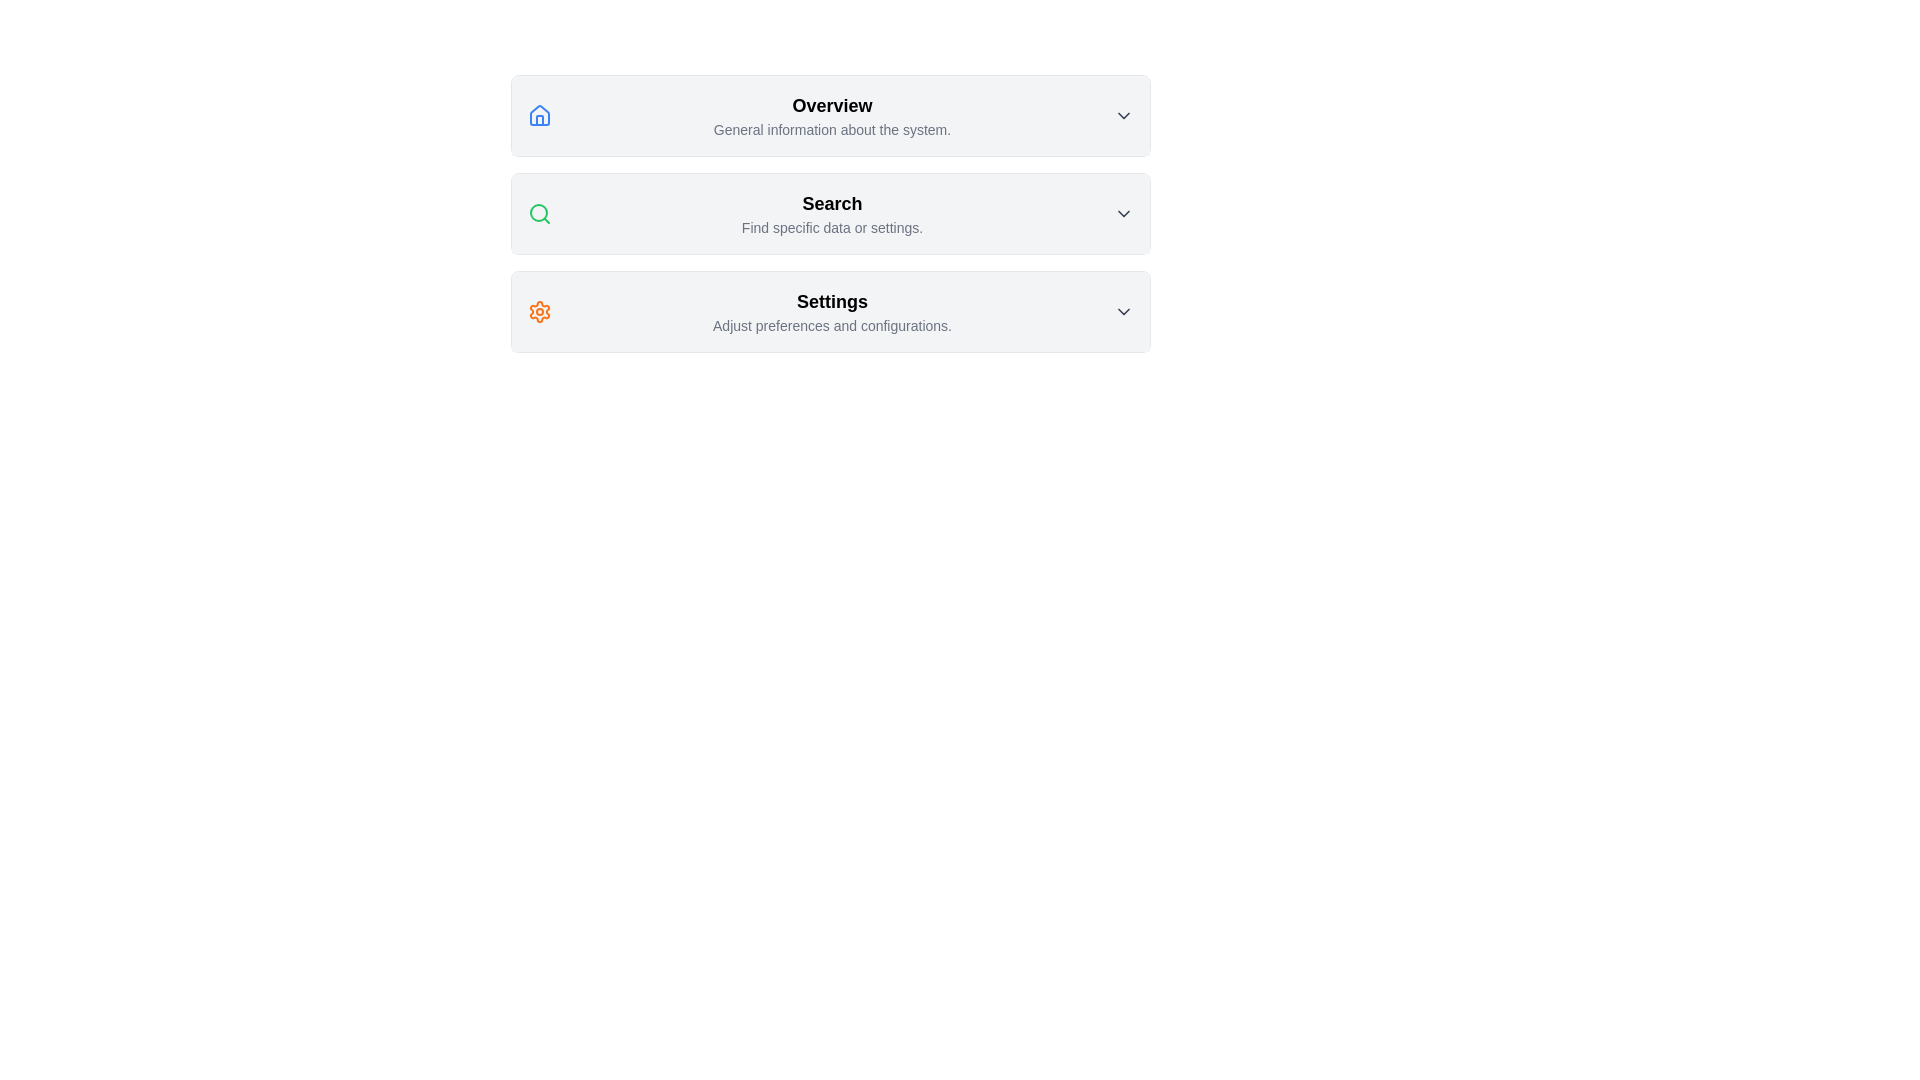 Image resolution: width=1920 pixels, height=1080 pixels. Describe the element at coordinates (538, 212) in the screenshot. I see `central SVG circle graphic representing the lens of the magnifying glass icon in the 'Search' section of the interface` at that location.